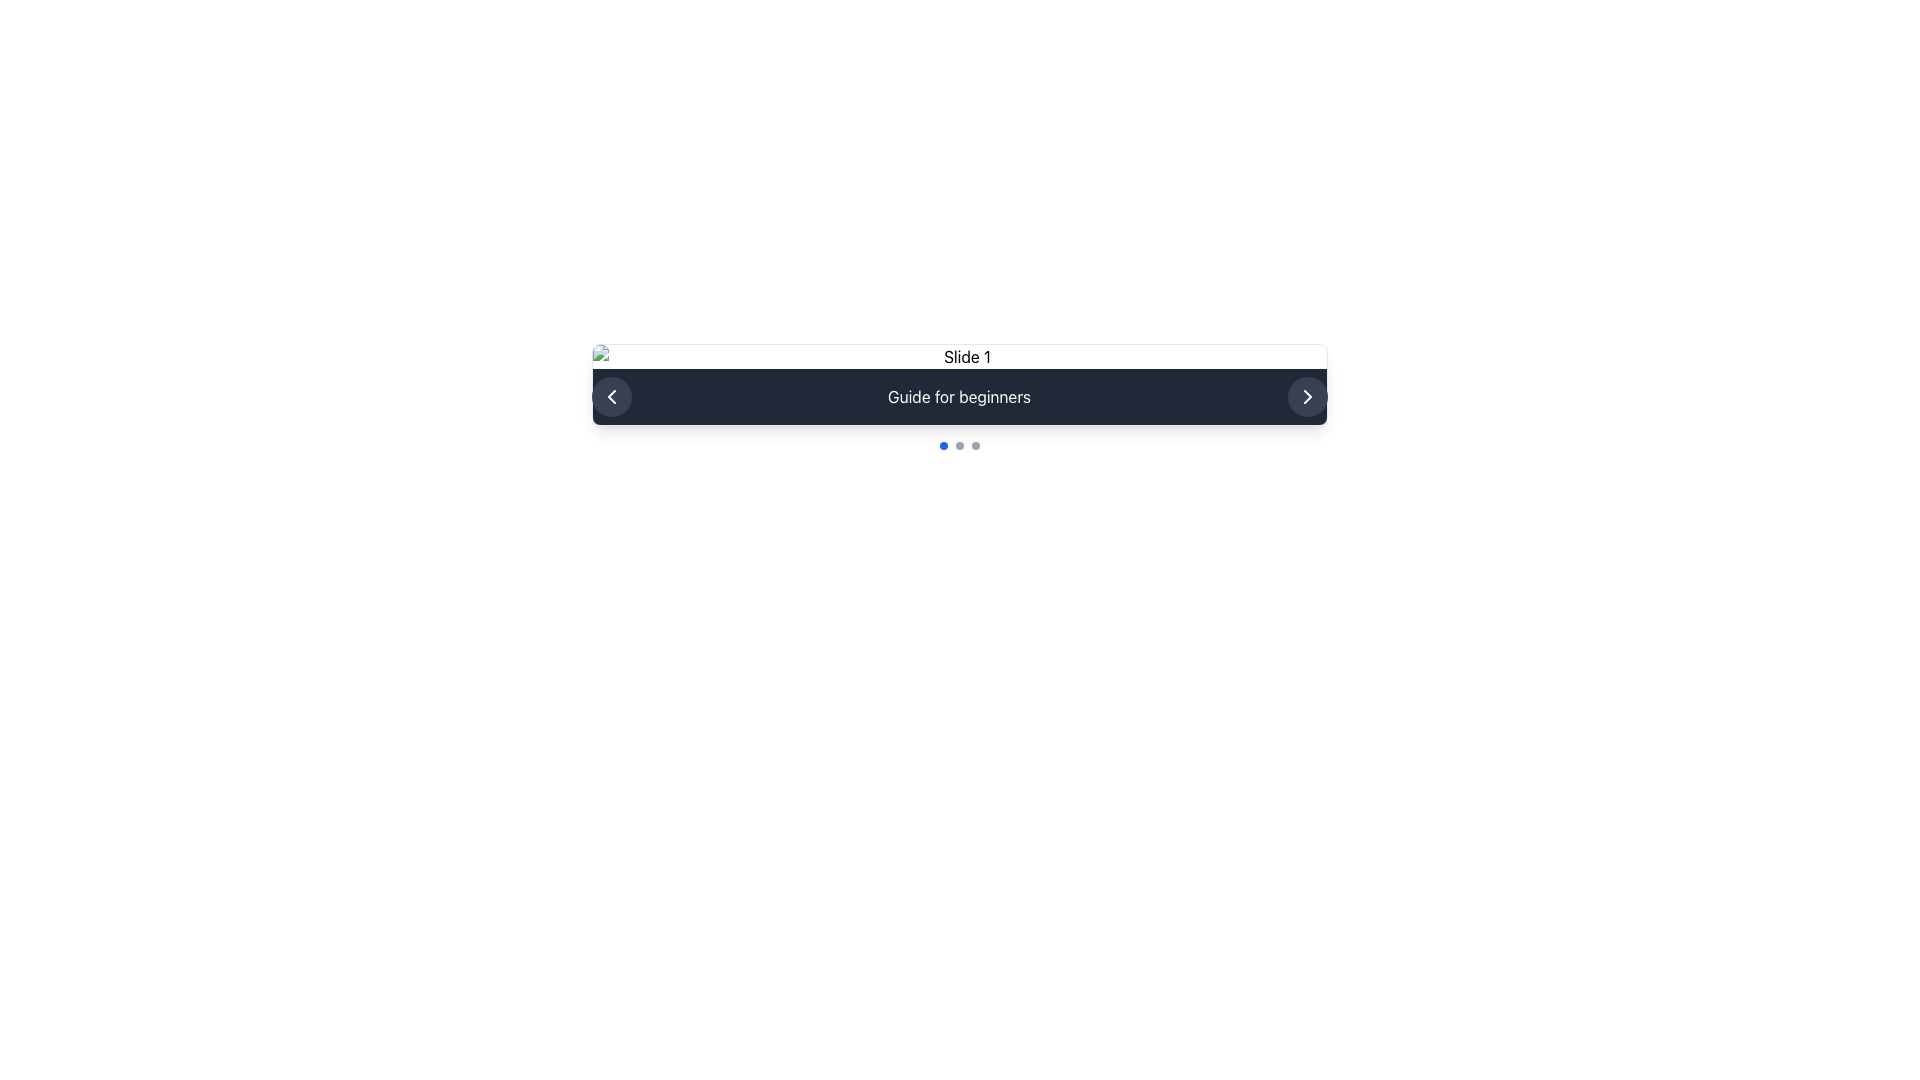 The image size is (1920, 1080). Describe the element at coordinates (958, 385) in the screenshot. I see `the Label displaying 'Guide for beginners', which has a dark background and rounded corners, positioned below a placeholder image and above three navigation dots` at that location.